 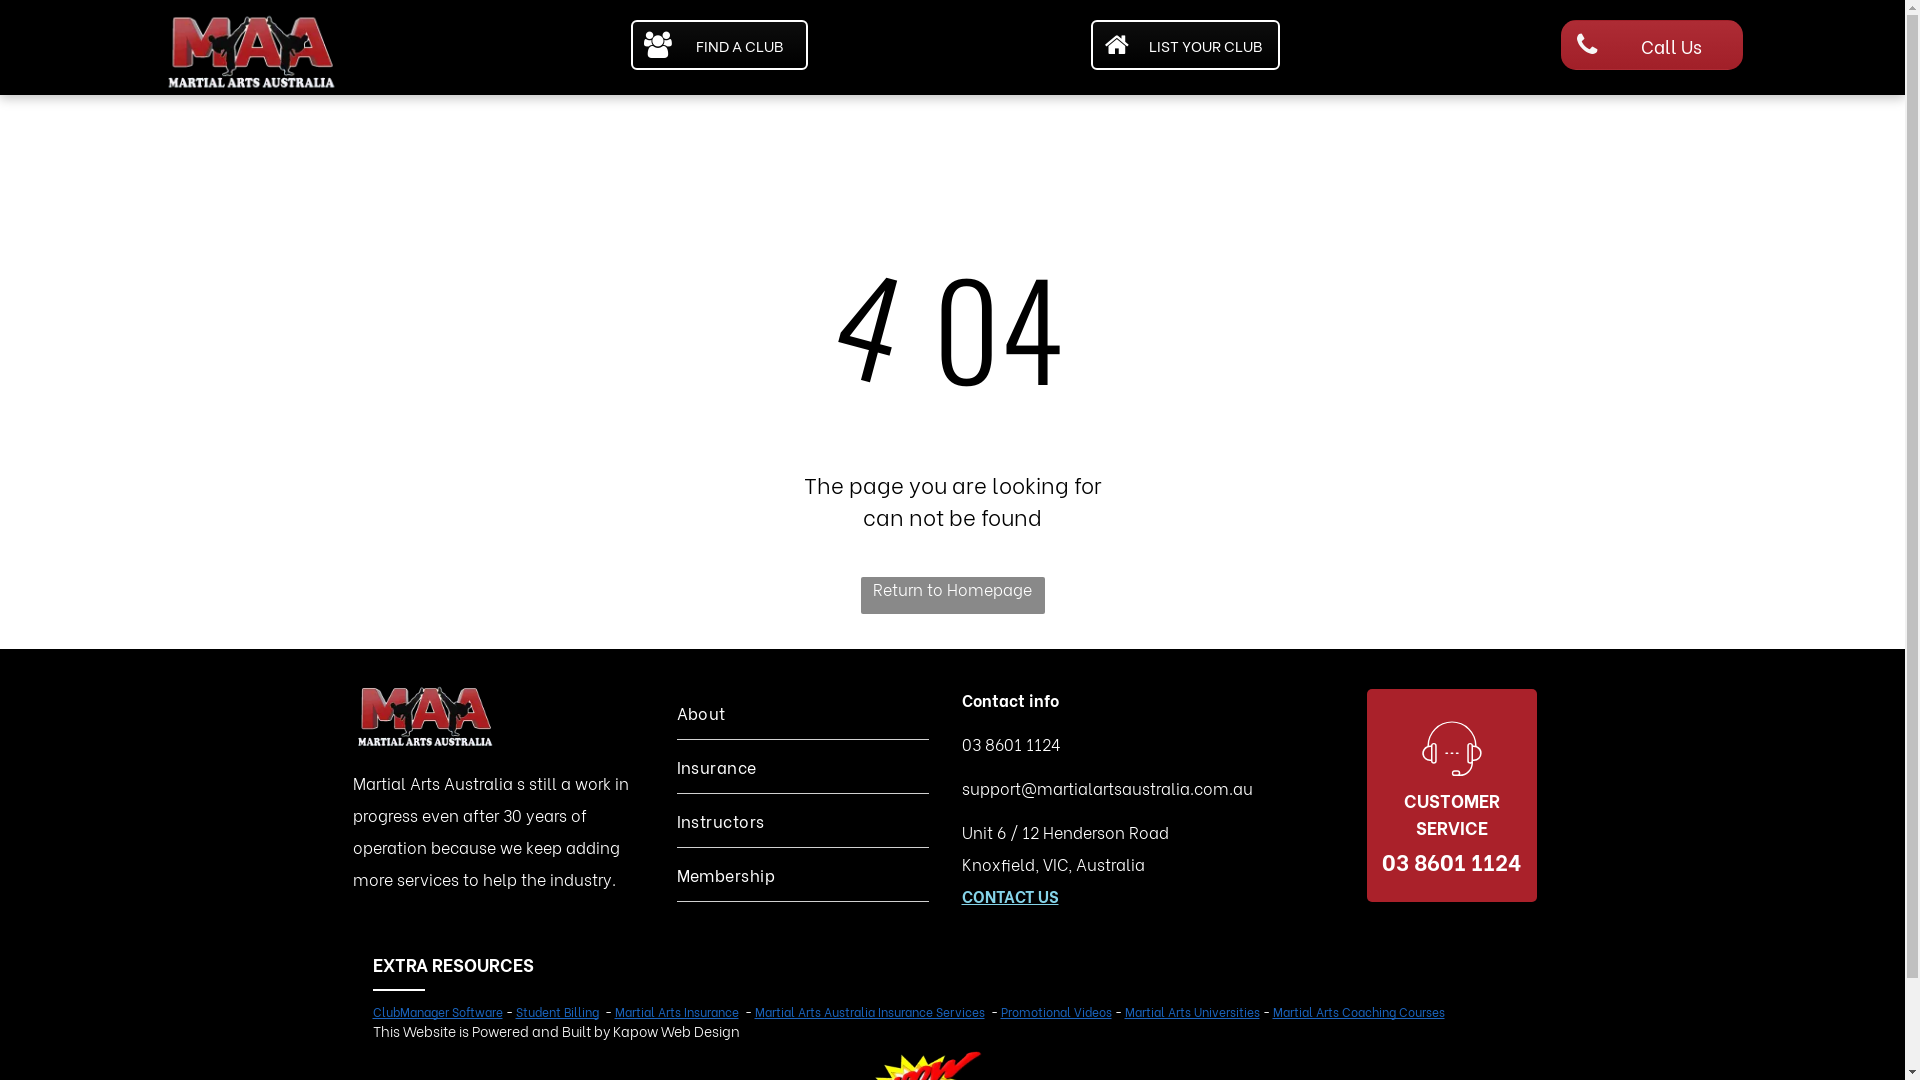 What do you see at coordinates (1089, 45) in the screenshot?
I see `'LIST YOUR CLUB'` at bounding box center [1089, 45].